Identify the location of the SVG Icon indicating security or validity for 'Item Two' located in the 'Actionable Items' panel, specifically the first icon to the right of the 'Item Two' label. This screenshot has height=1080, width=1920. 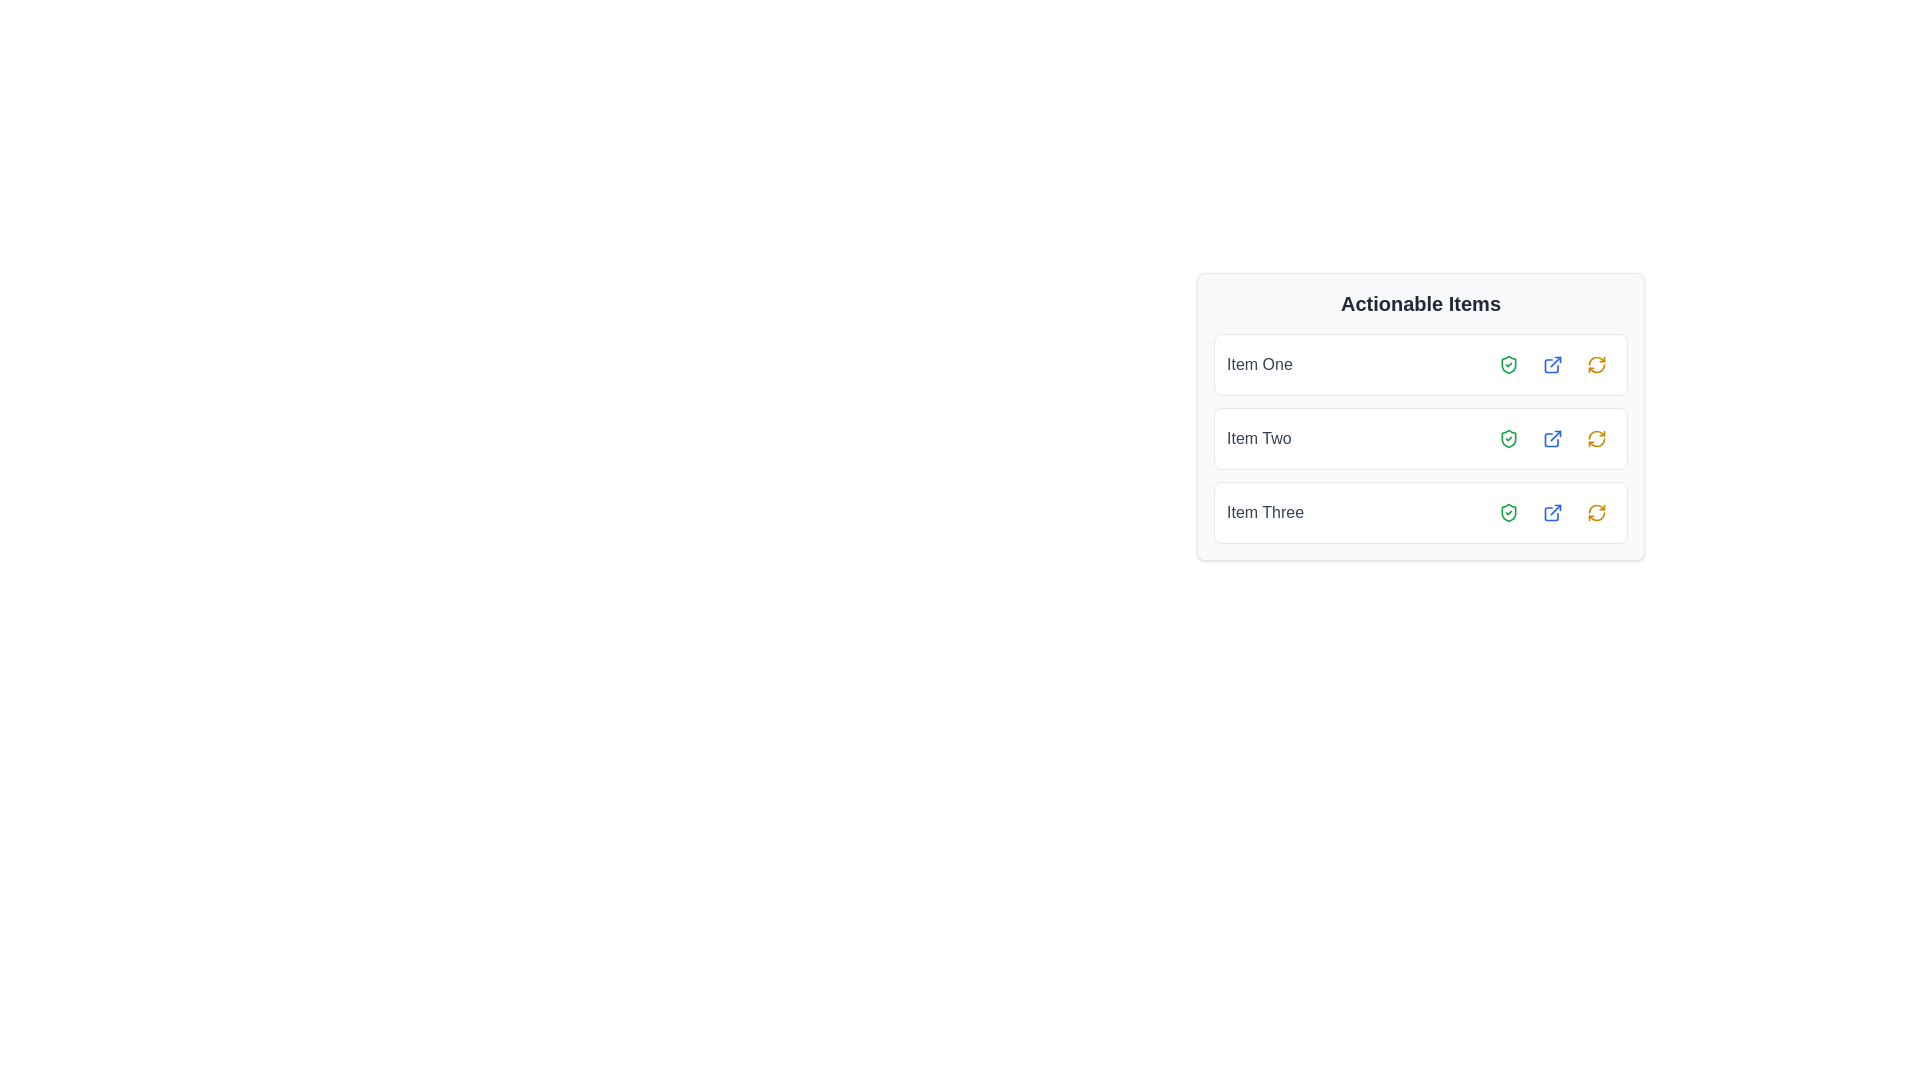
(1508, 438).